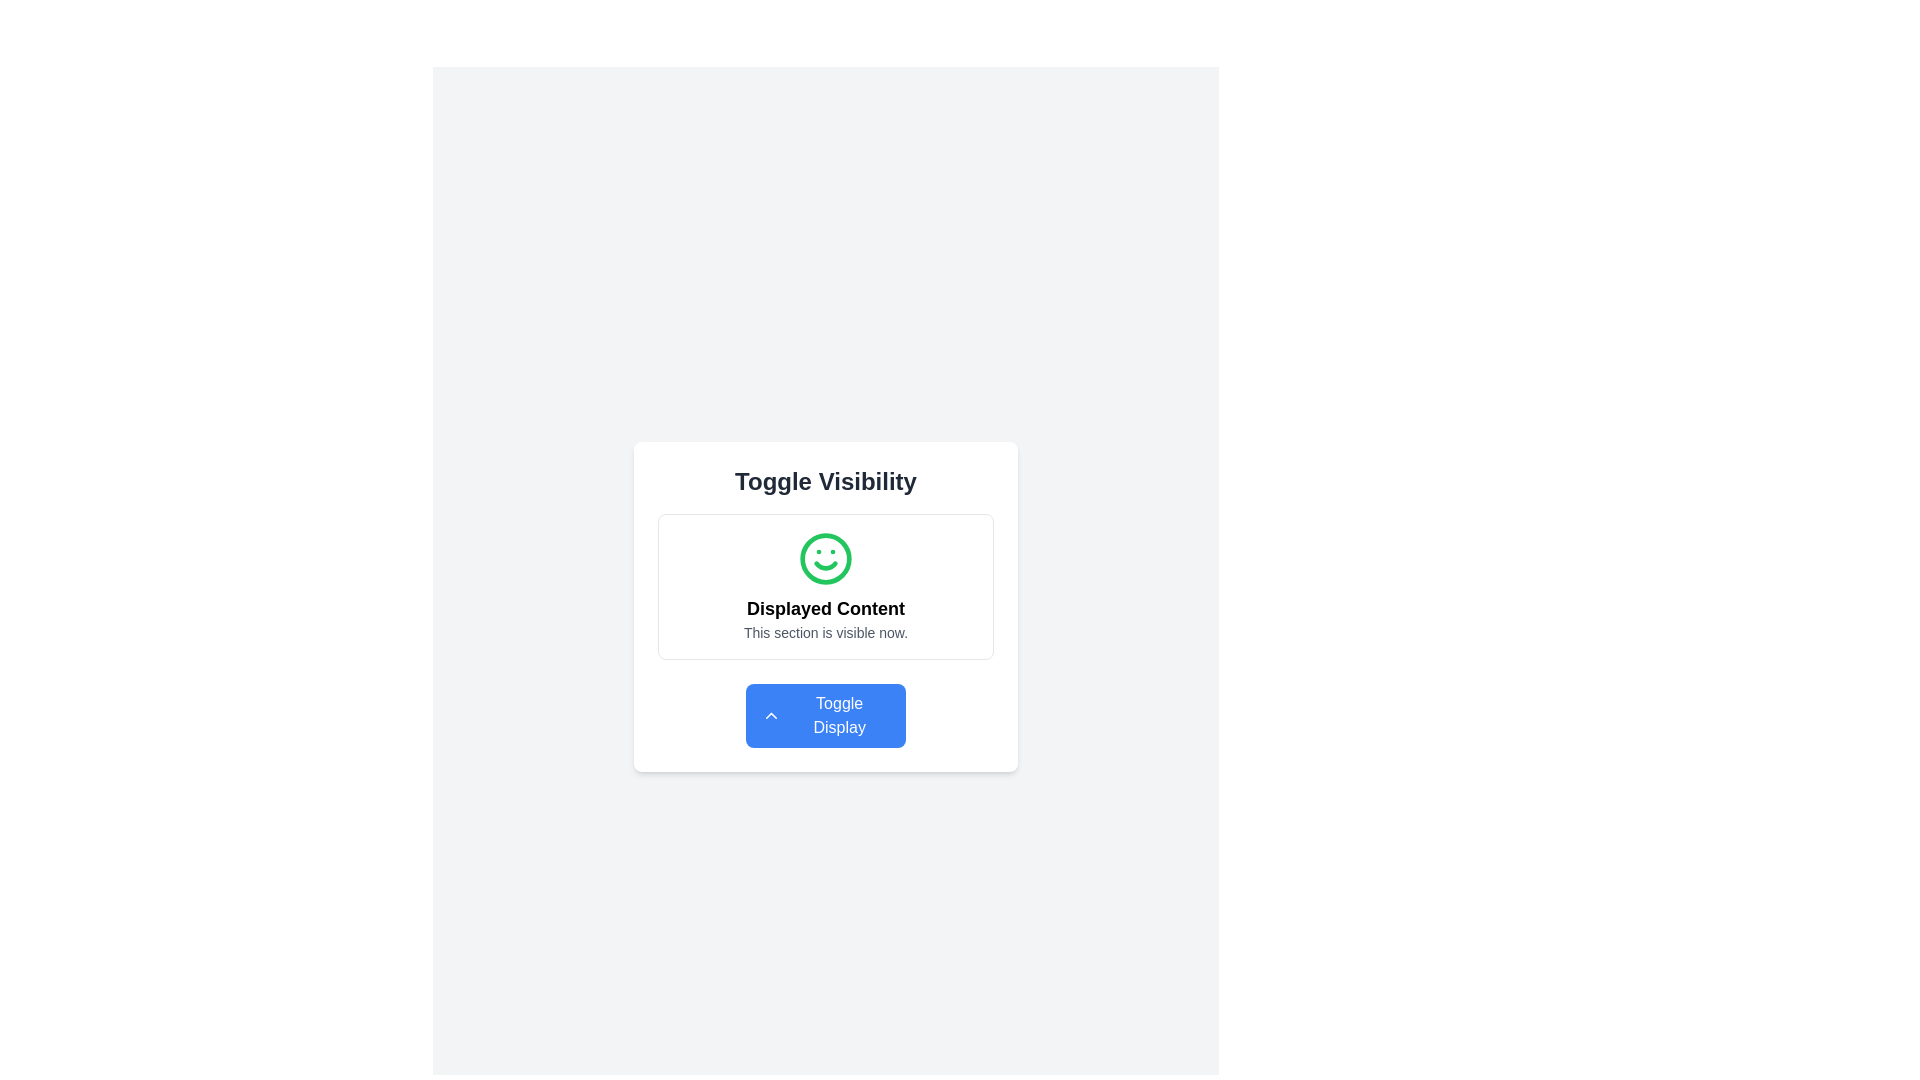 The width and height of the screenshot is (1920, 1080). Describe the element at coordinates (770, 715) in the screenshot. I see `the icon within the 'Toggle Display' button` at that location.